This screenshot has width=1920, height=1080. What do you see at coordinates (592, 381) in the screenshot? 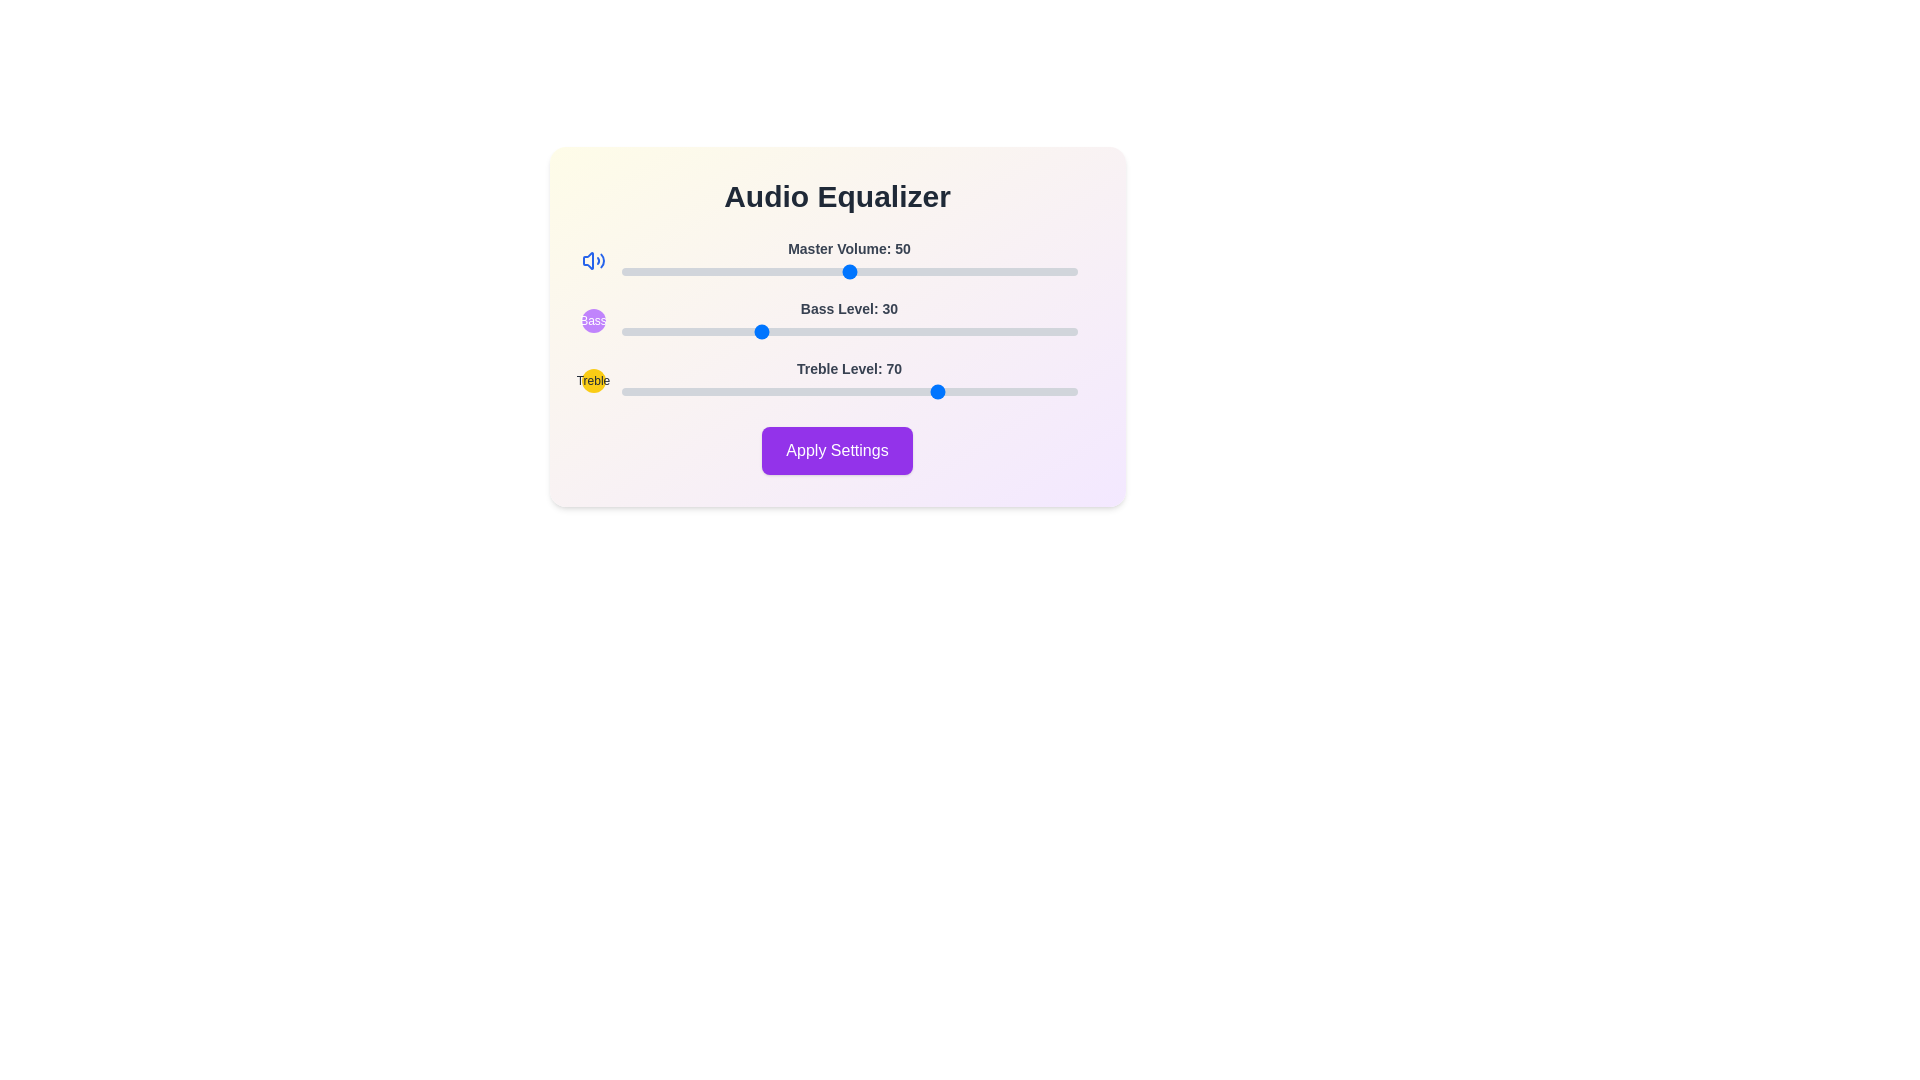
I see `the Circular Label or Badge indicating the Treble Level control section in the audio equalizer interface` at bounding box center [592, 381].